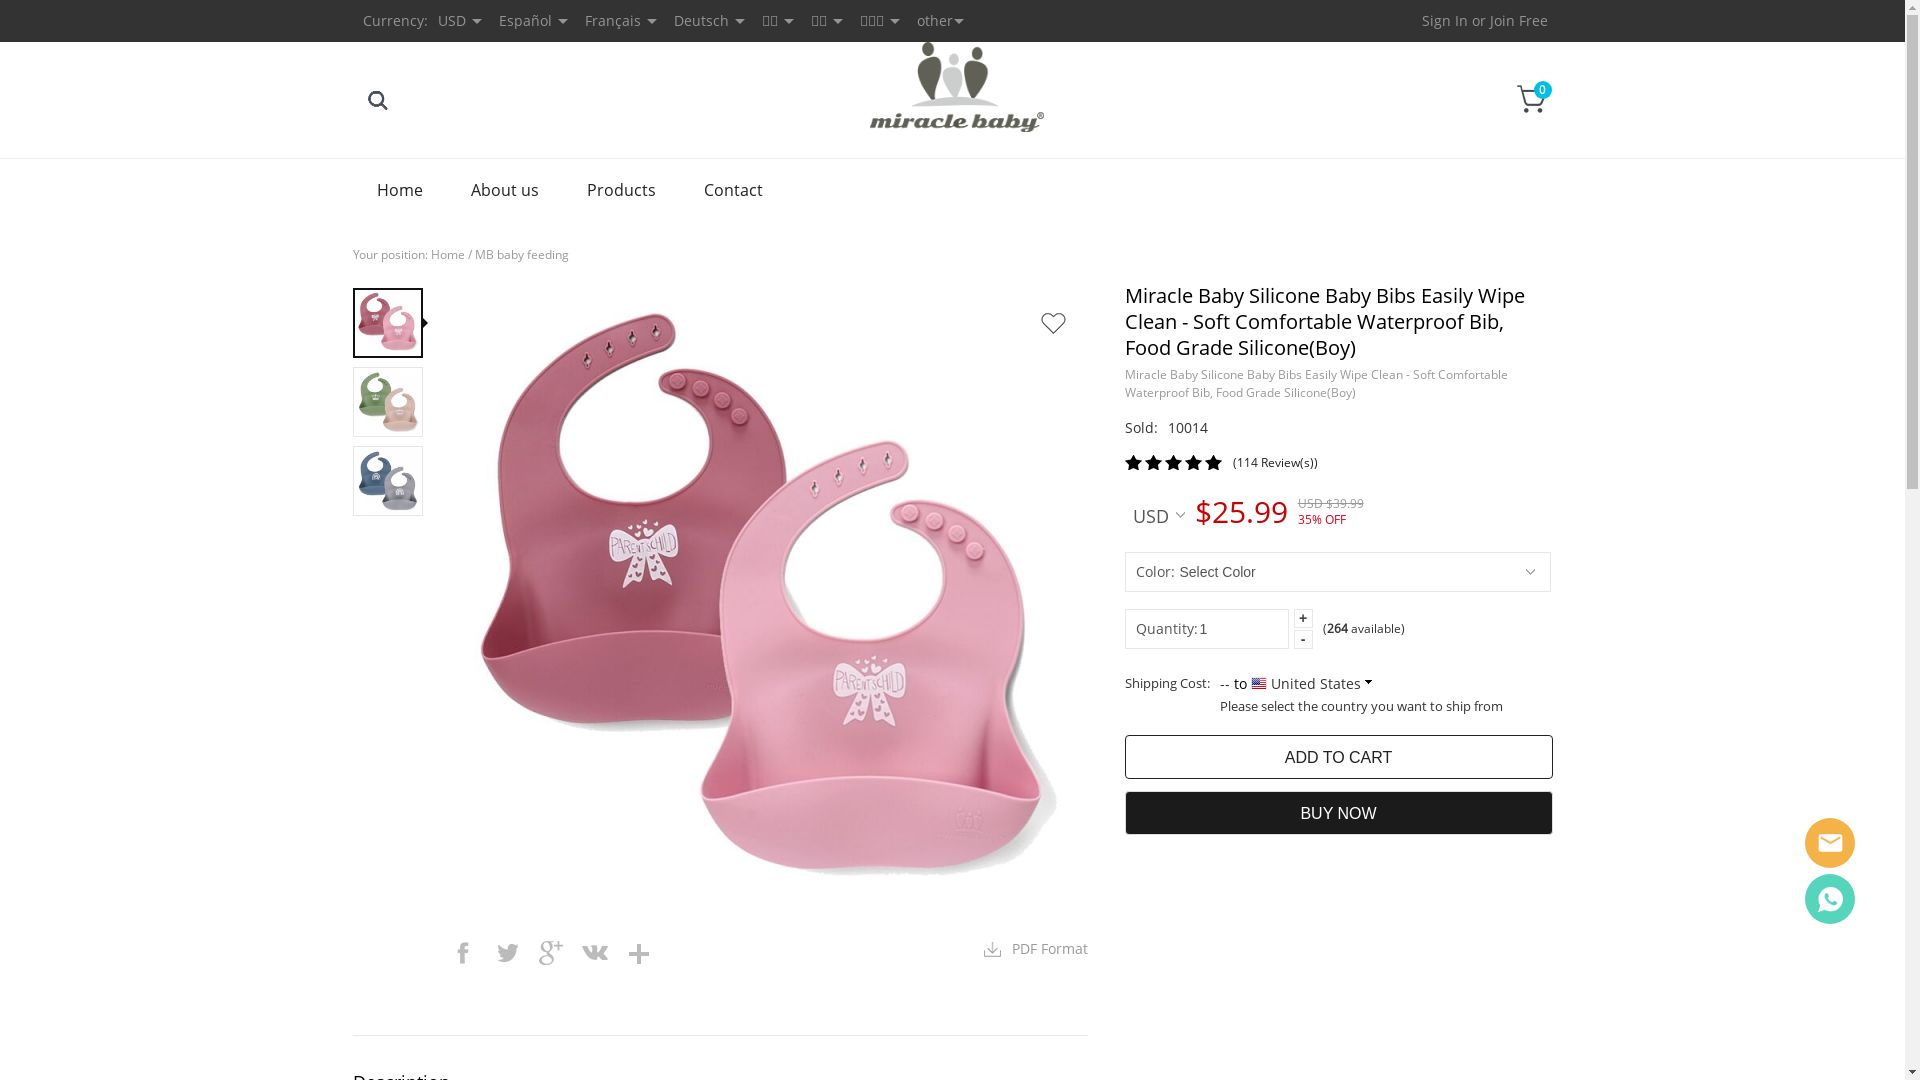  I want to click on '(114 Review(s))', so click(1231, 462).